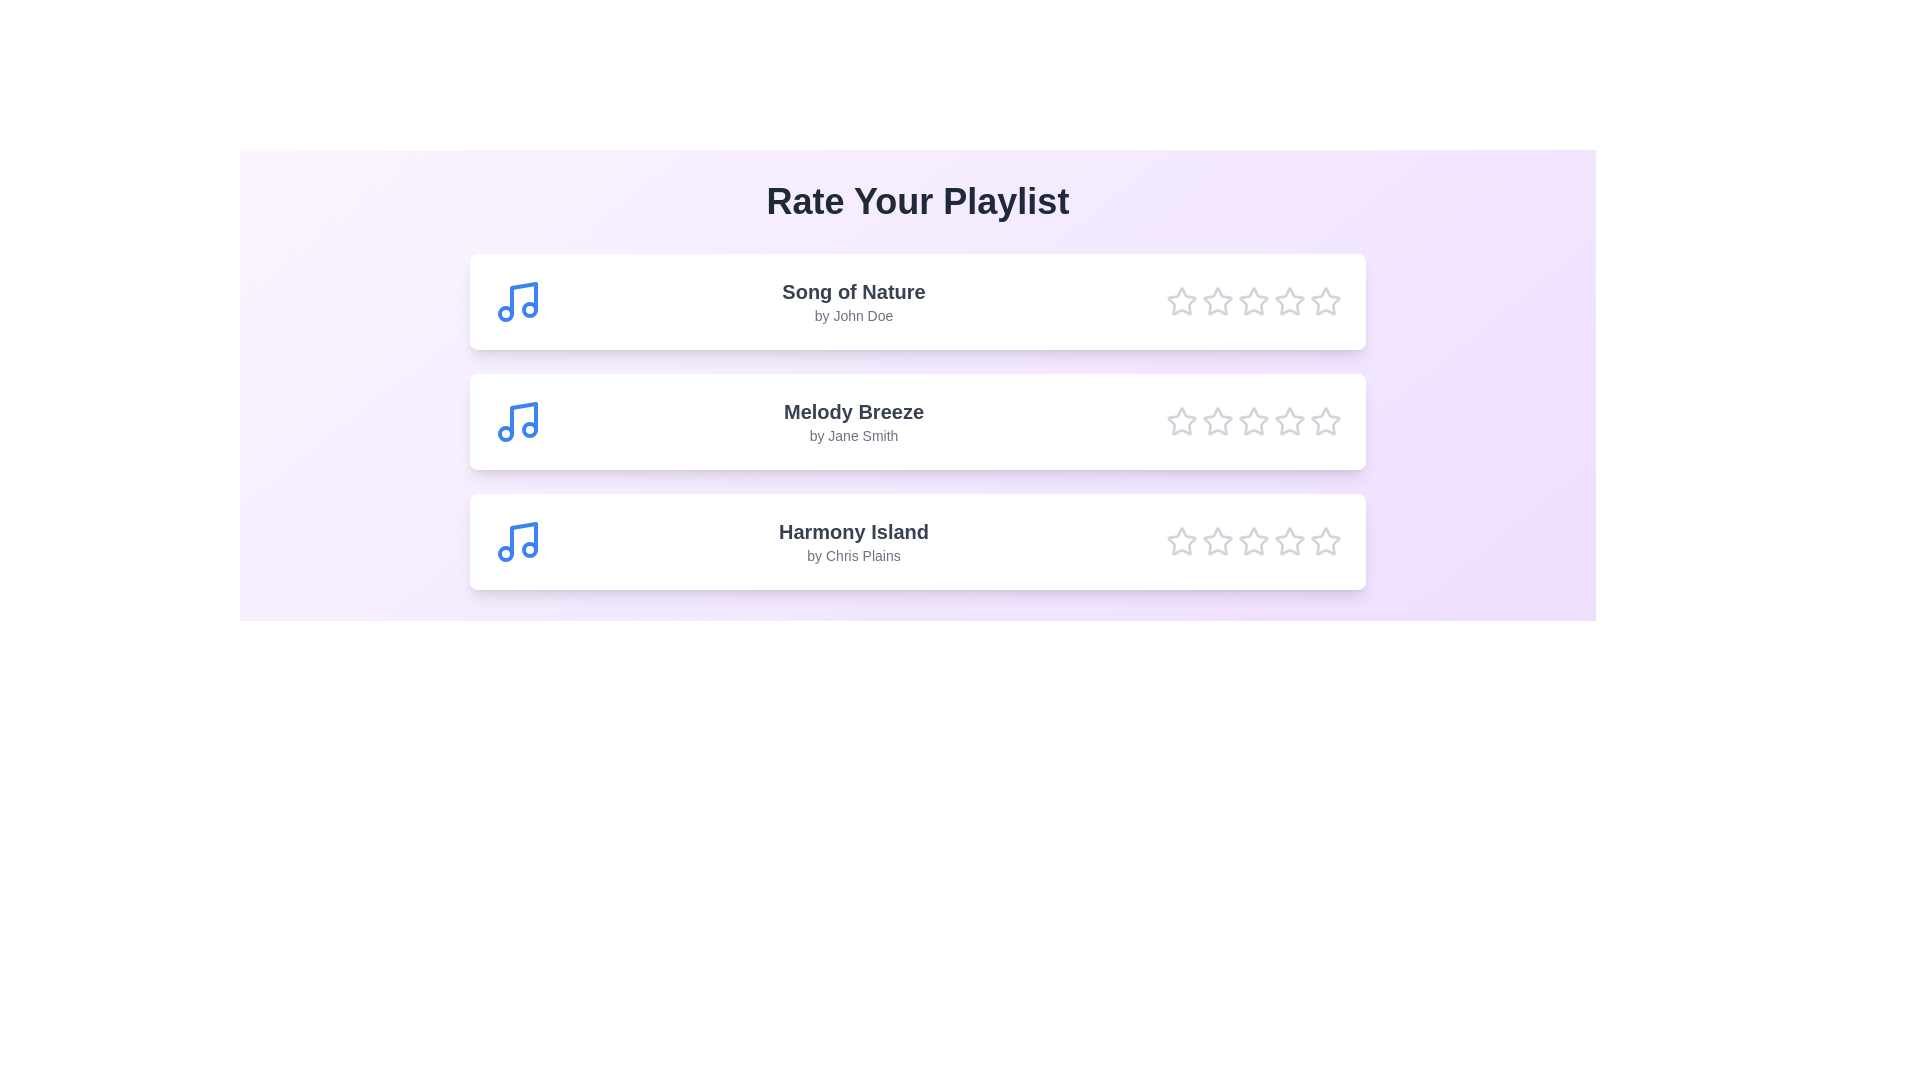 The height and width of the screenshot is (1080, 1920). Describe the element at coordinates (1325, 542) in the screenshot. I see `the star corresponding to 5 for the song Harmony Island` at that location.